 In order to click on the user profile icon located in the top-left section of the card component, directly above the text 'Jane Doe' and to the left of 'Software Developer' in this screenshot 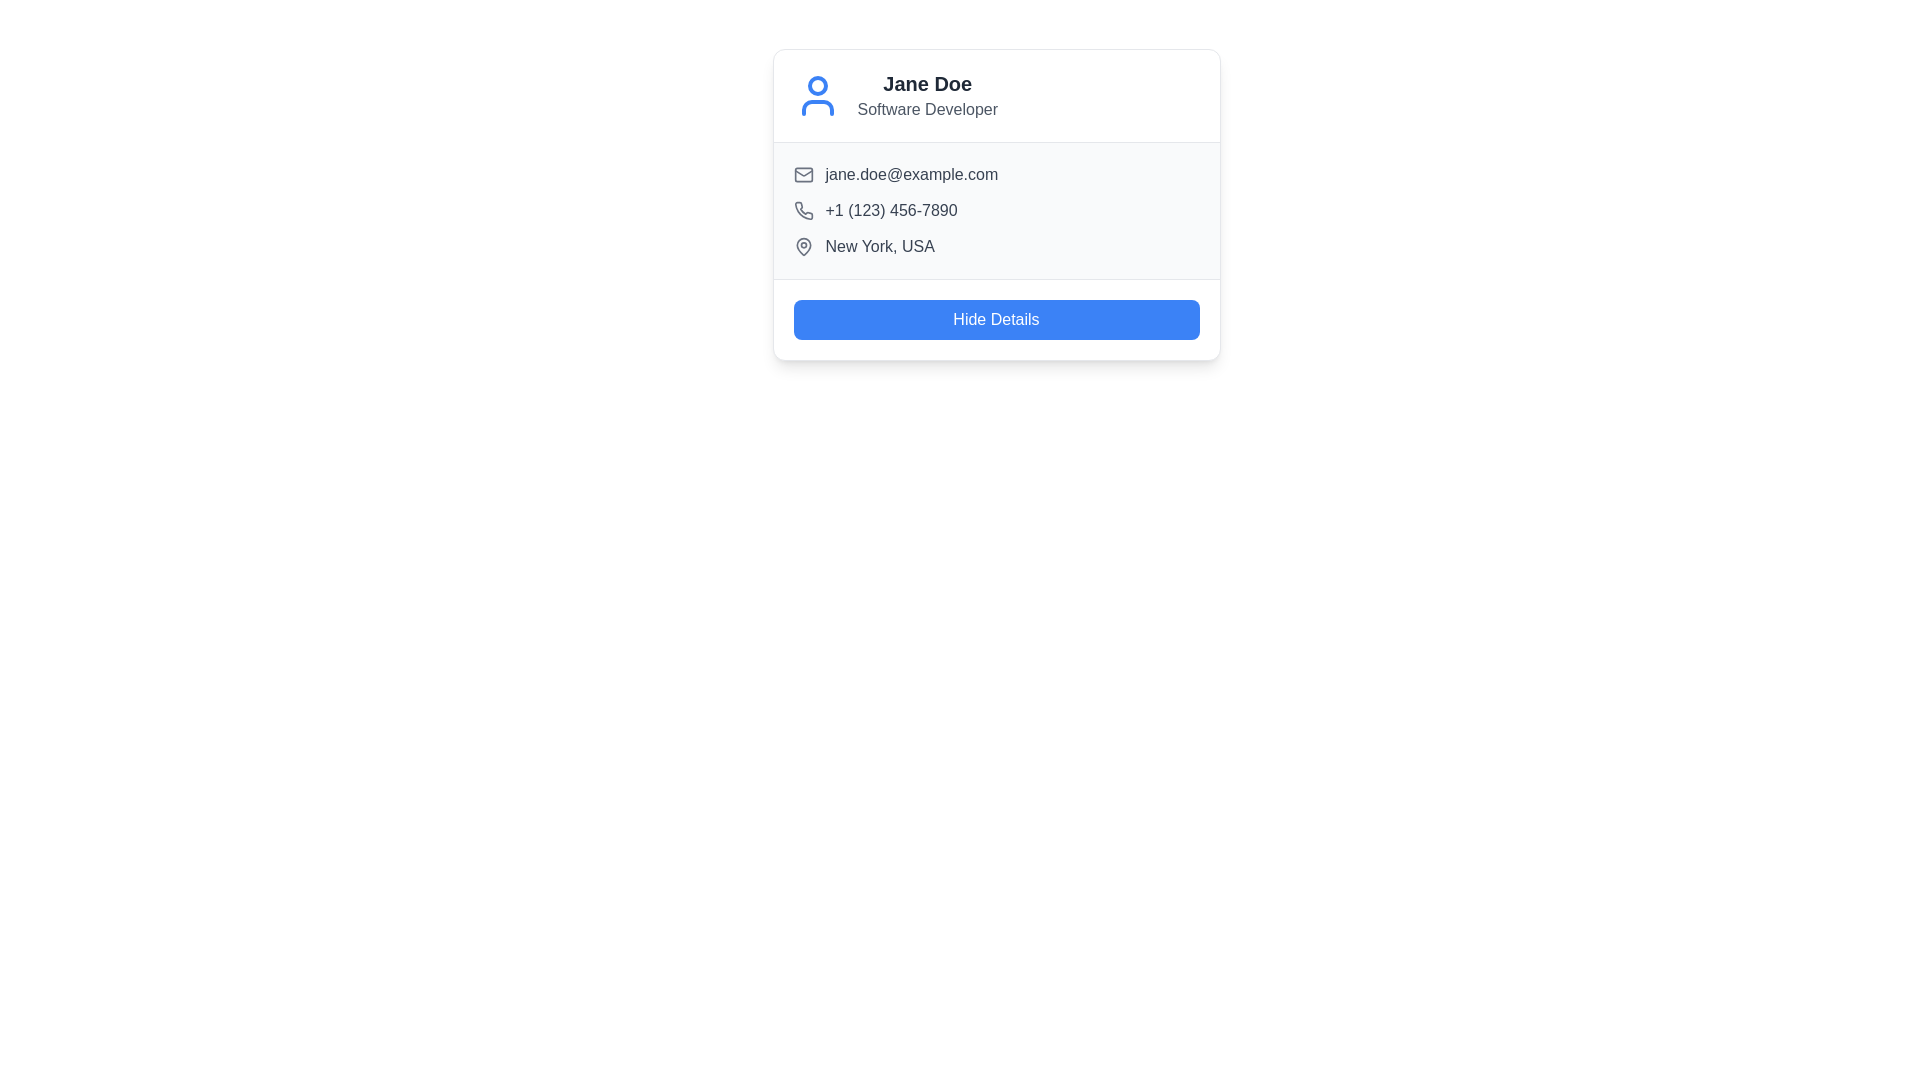, I will do `click(817, 96)`.